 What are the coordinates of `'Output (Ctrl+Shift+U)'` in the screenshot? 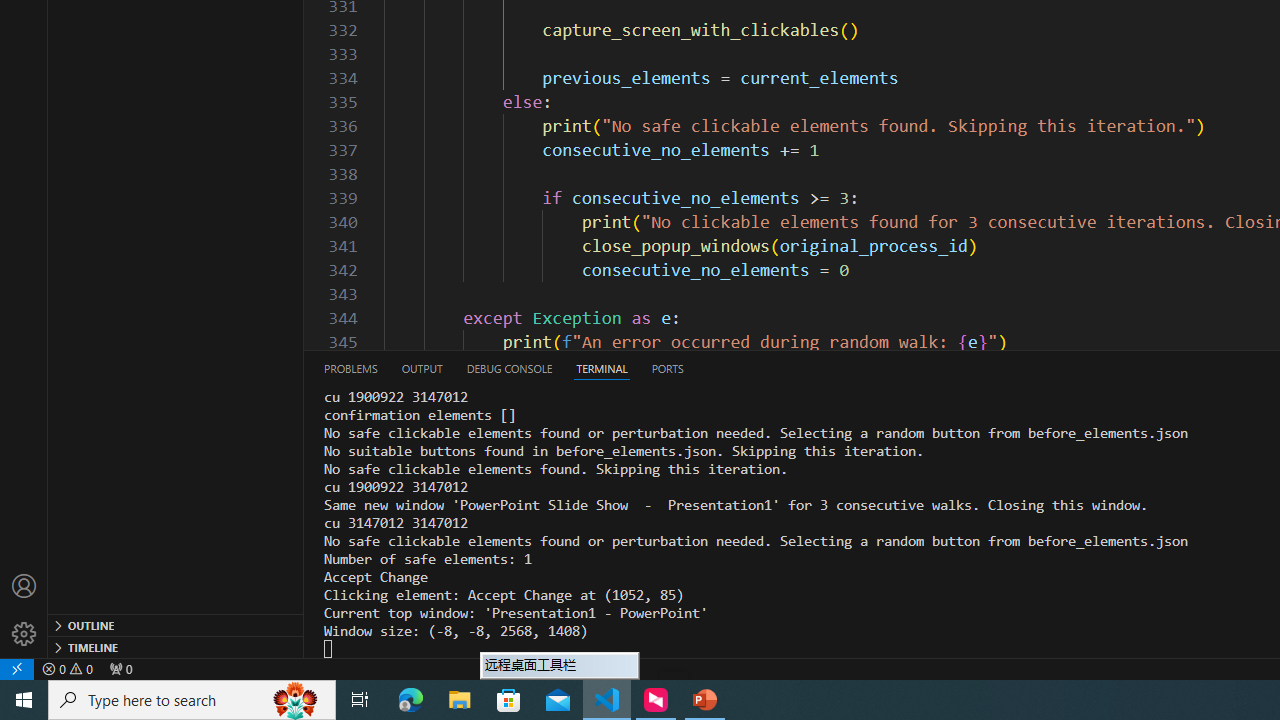 It's located at (420, 368).